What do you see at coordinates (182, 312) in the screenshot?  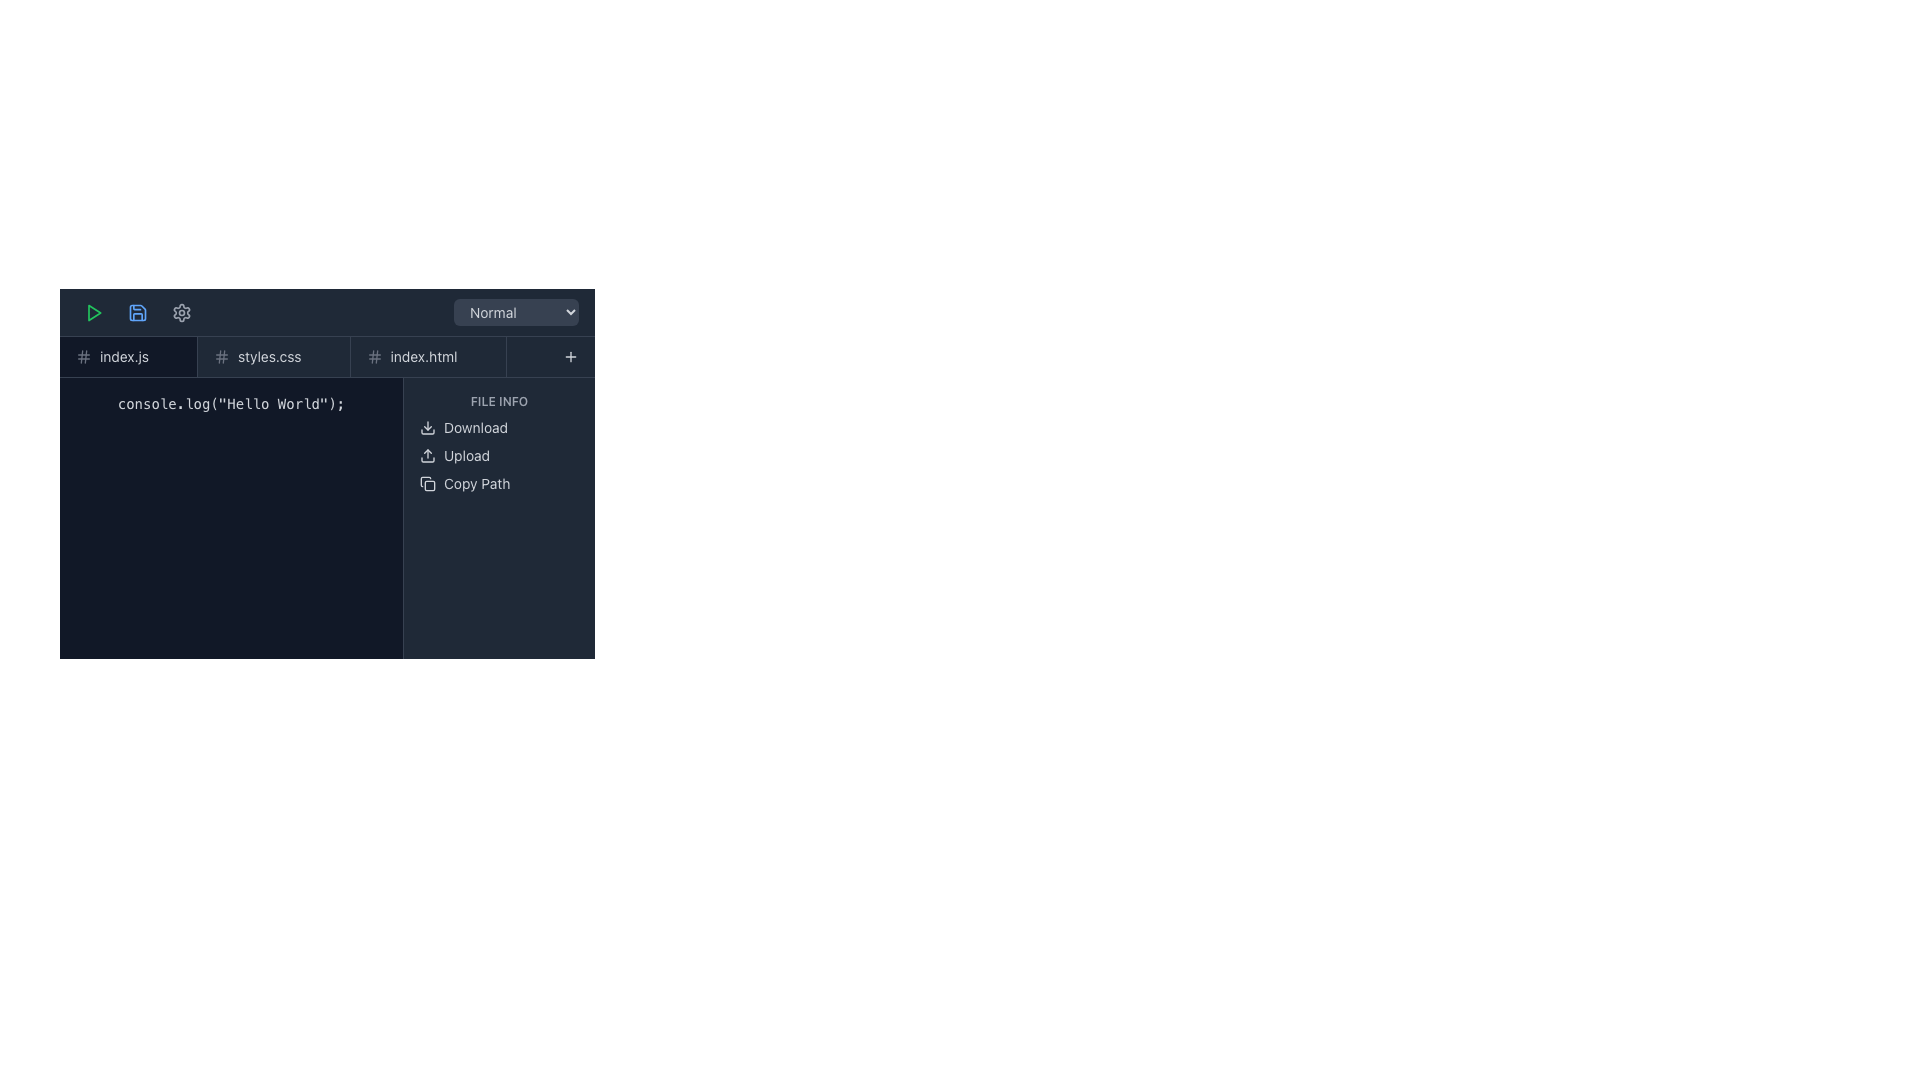 I see `the settings icon located at the top left of the interface, which is the second icon next to the play button` at bounding box center [182, 312].